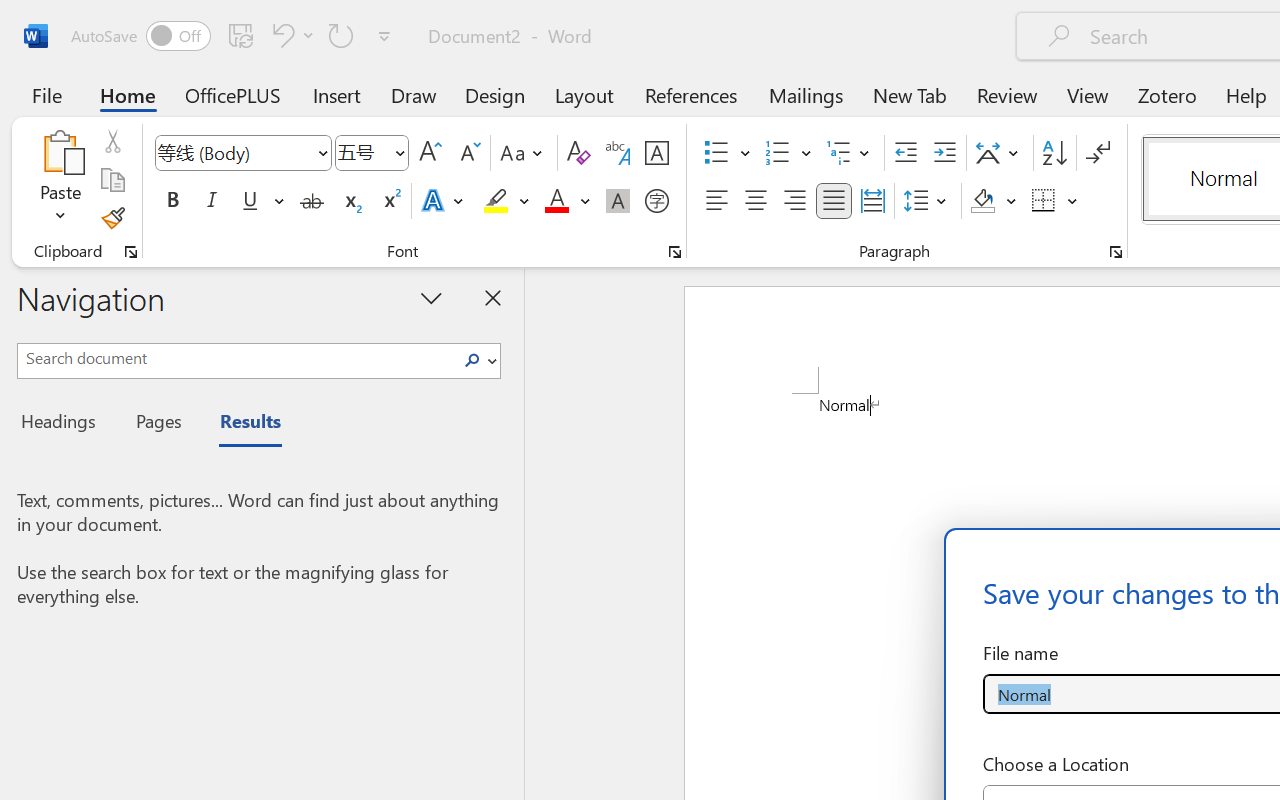 The height and width of the screenshot is (800, 1280). I want to click on 'Text Highlight Color', so click(506, 201).